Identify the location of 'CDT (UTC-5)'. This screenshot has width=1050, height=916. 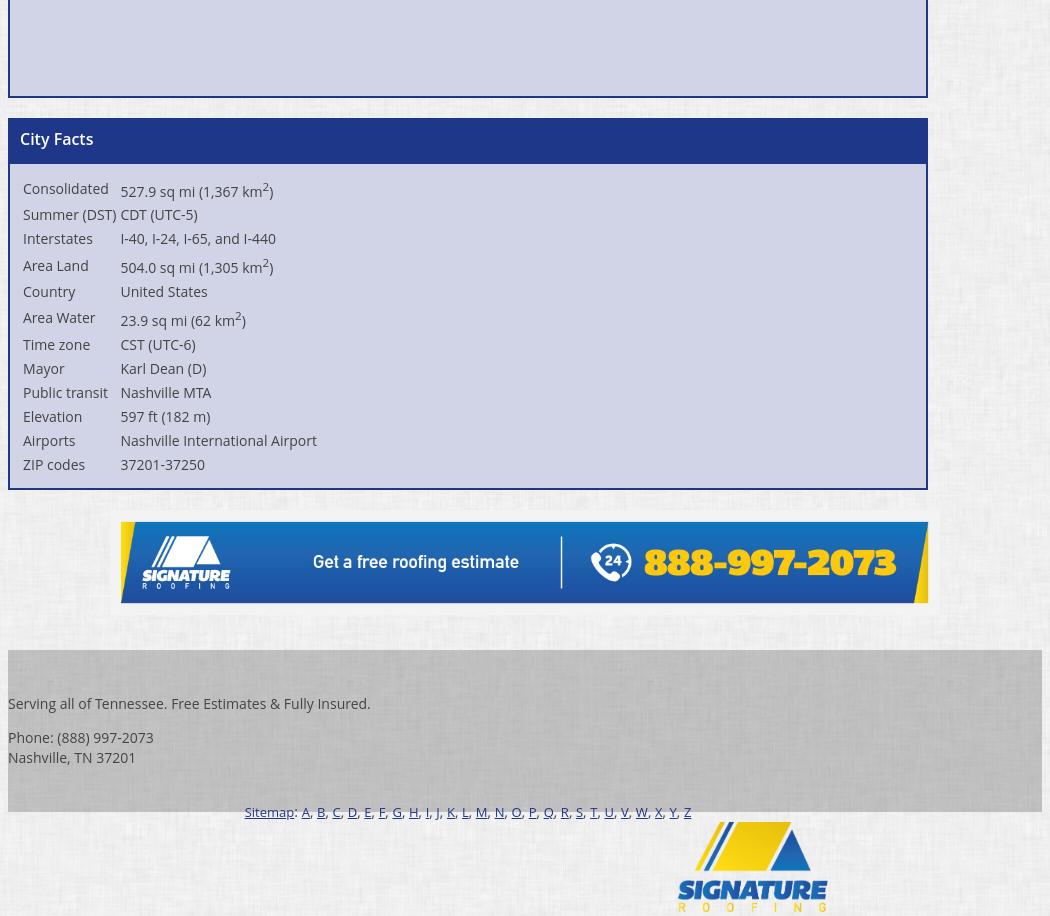
(158, 213).